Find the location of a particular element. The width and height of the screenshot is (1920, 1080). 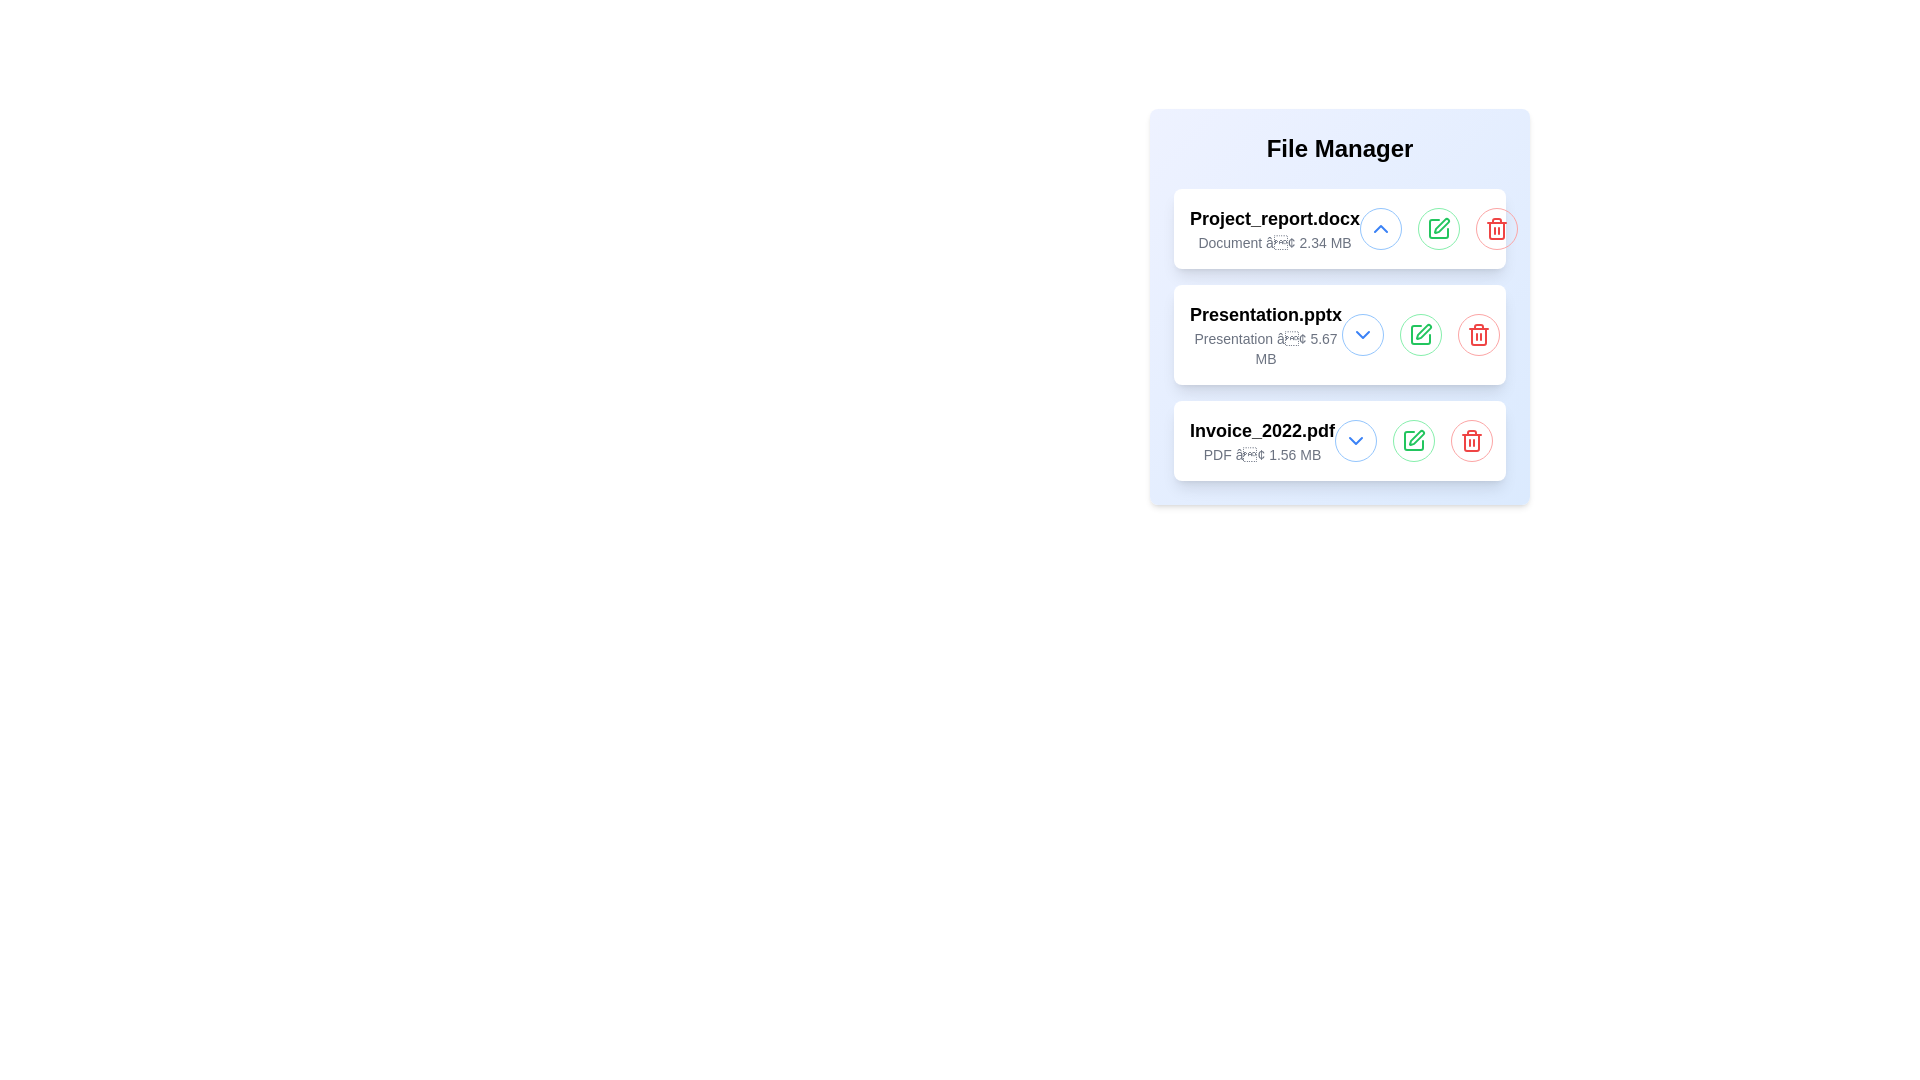

chevron button to toggle the active state of the file Presentation.pptx is located at coordinates (1362, 334).